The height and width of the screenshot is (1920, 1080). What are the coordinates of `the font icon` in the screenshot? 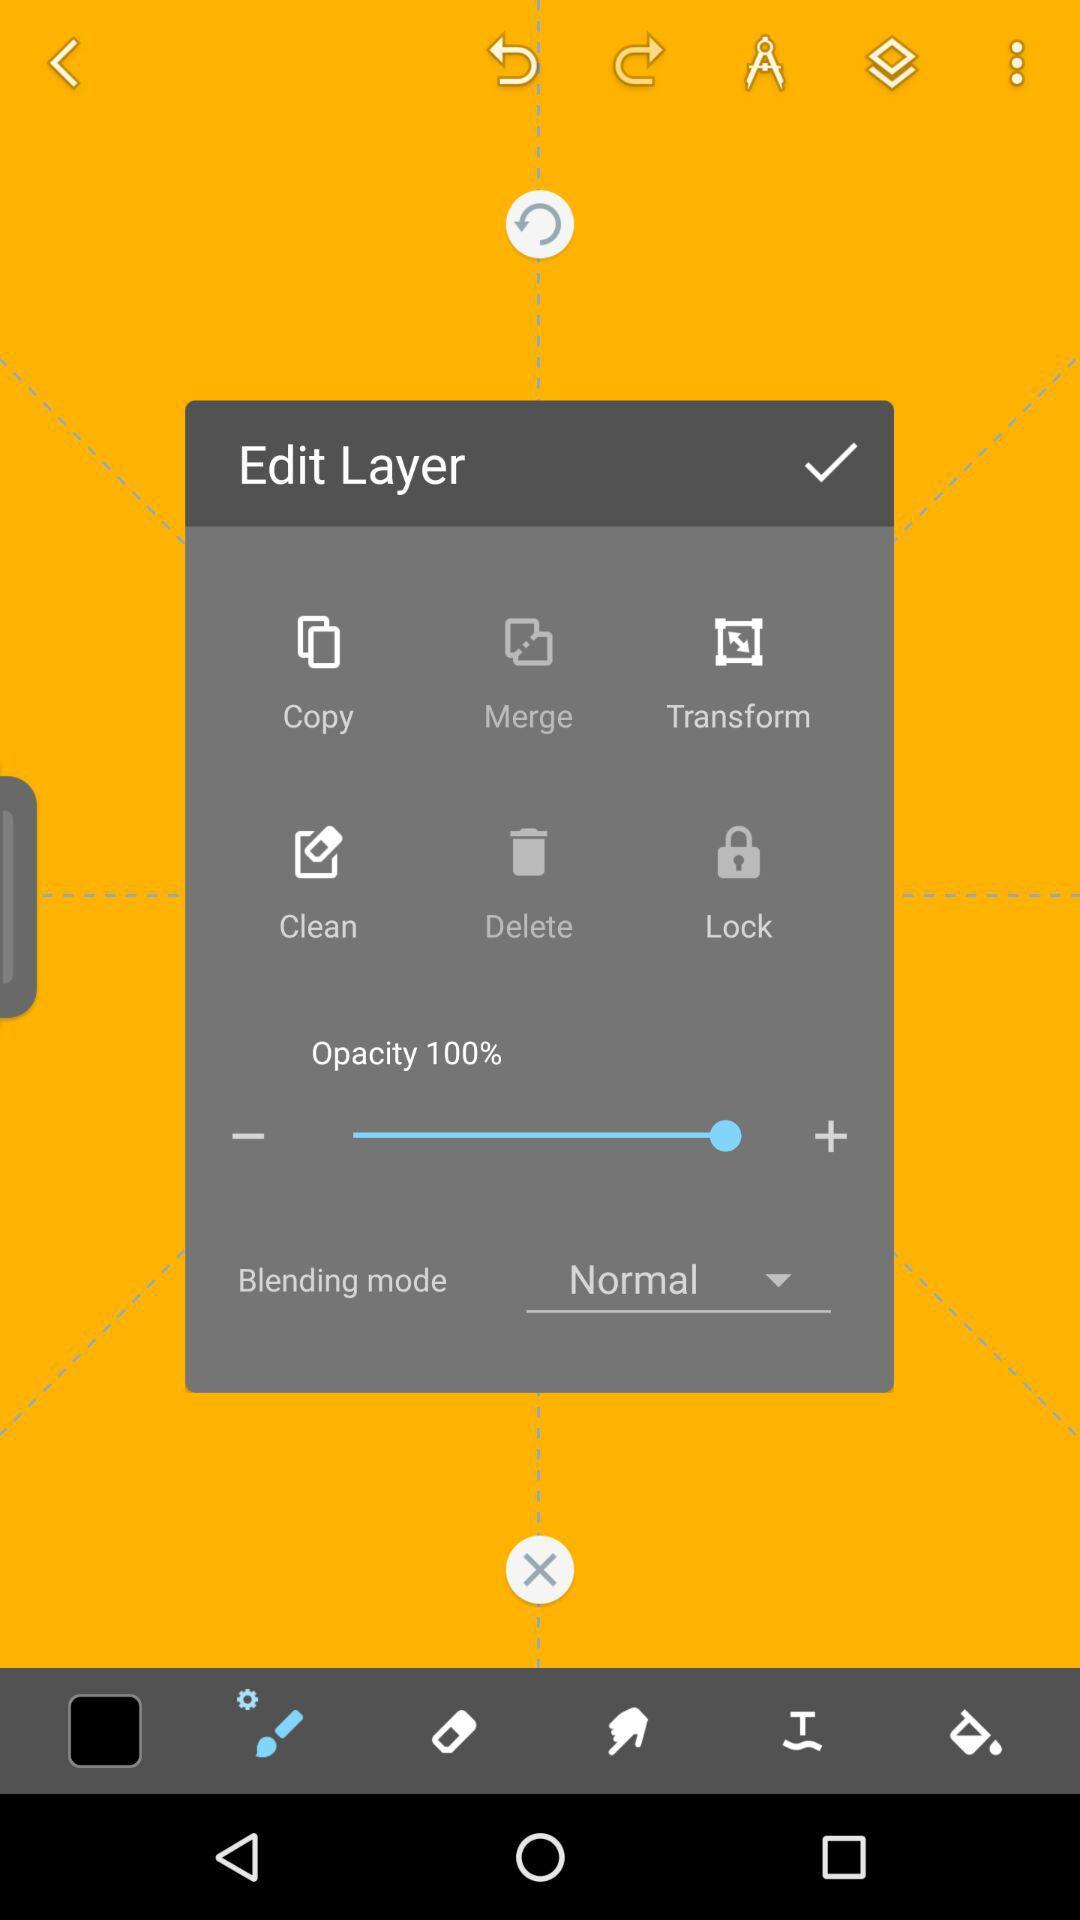 It's located at (764, 62).